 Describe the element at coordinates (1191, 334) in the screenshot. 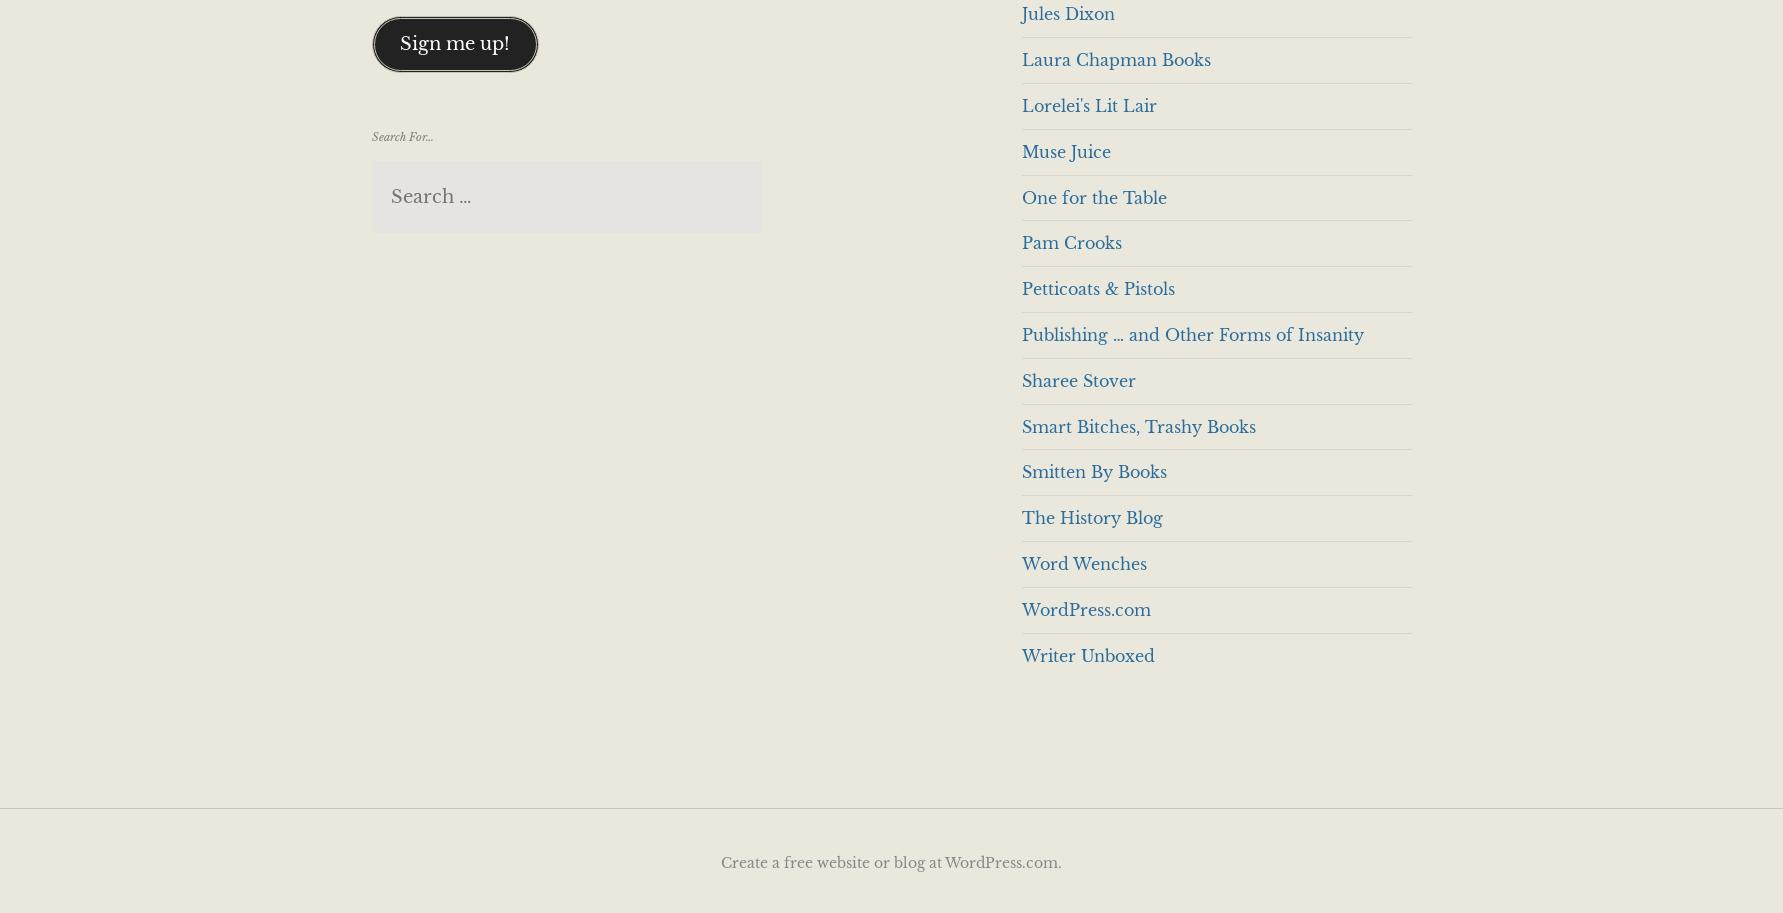

I see `'Publishing … and Other Forms of Insanity'` at that location.